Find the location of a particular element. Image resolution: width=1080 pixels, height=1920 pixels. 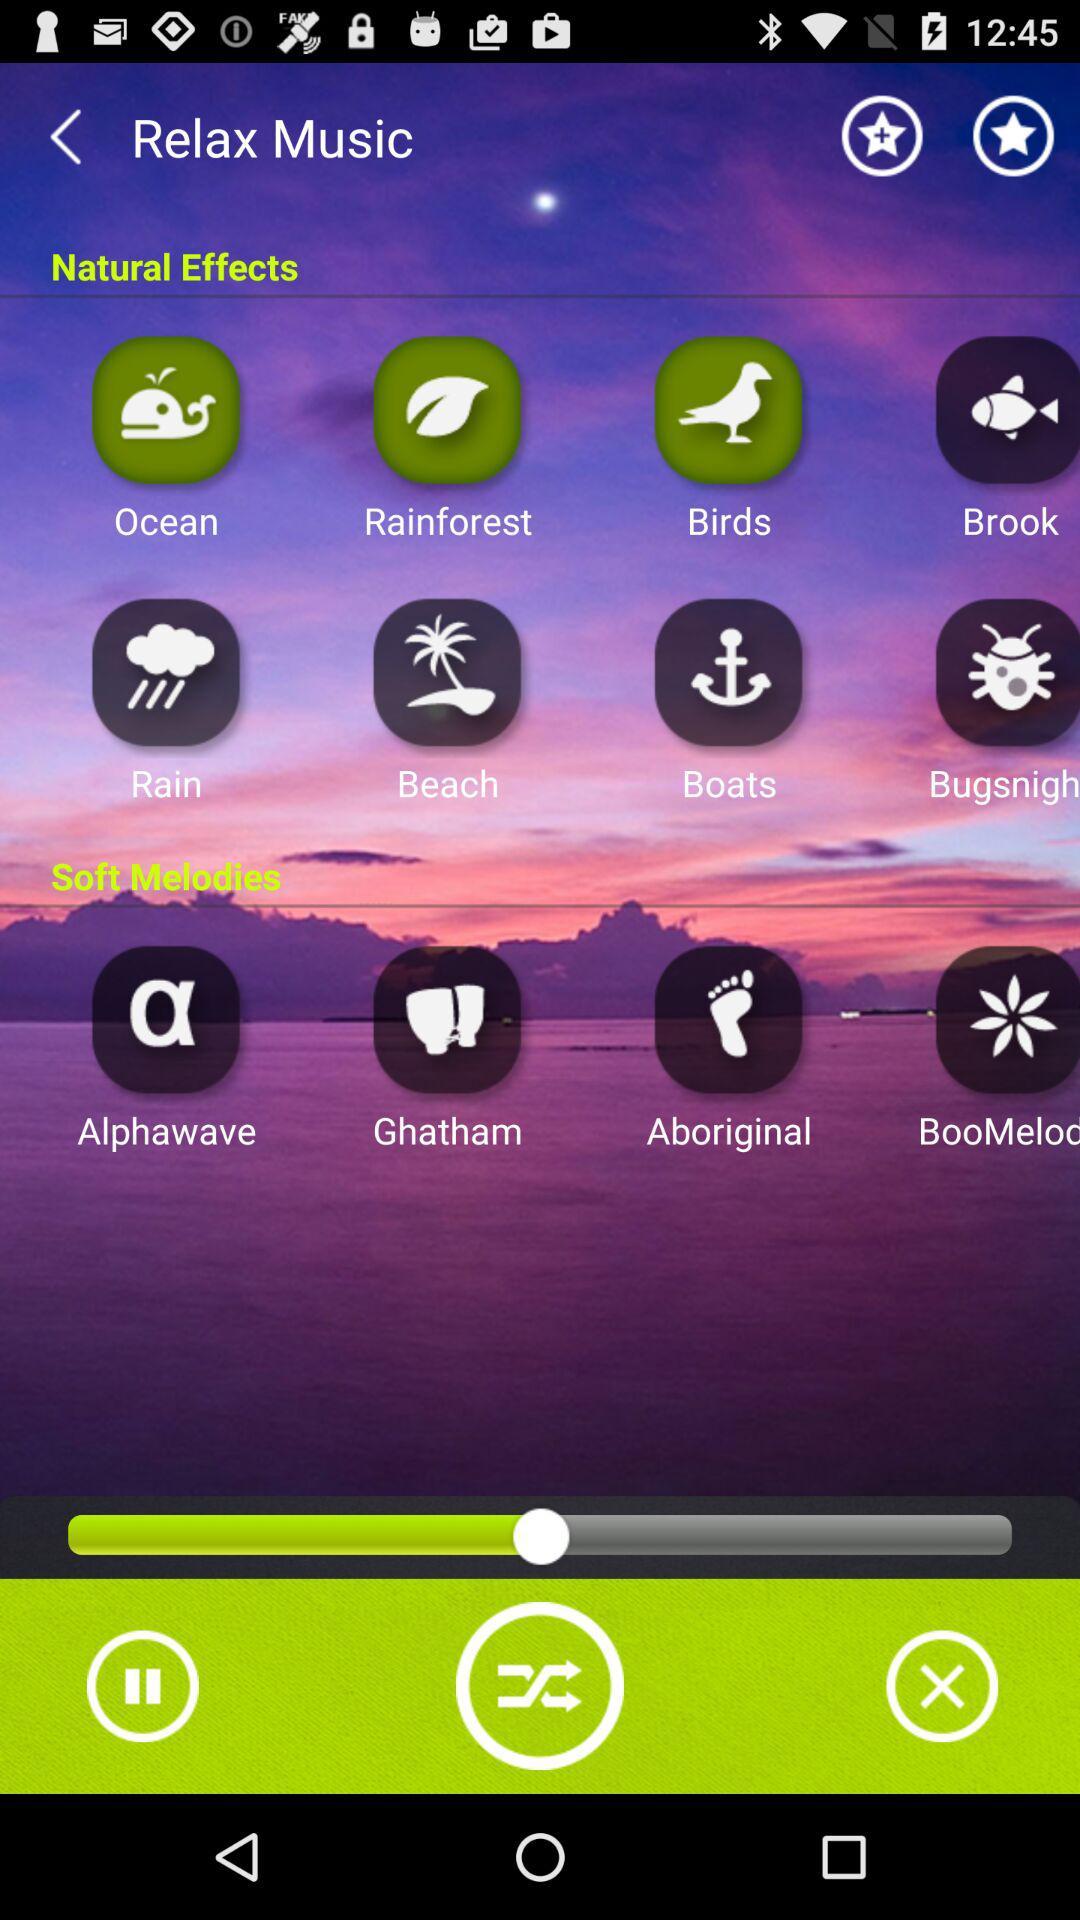

acess beach item is located at coordinates (447, 671).